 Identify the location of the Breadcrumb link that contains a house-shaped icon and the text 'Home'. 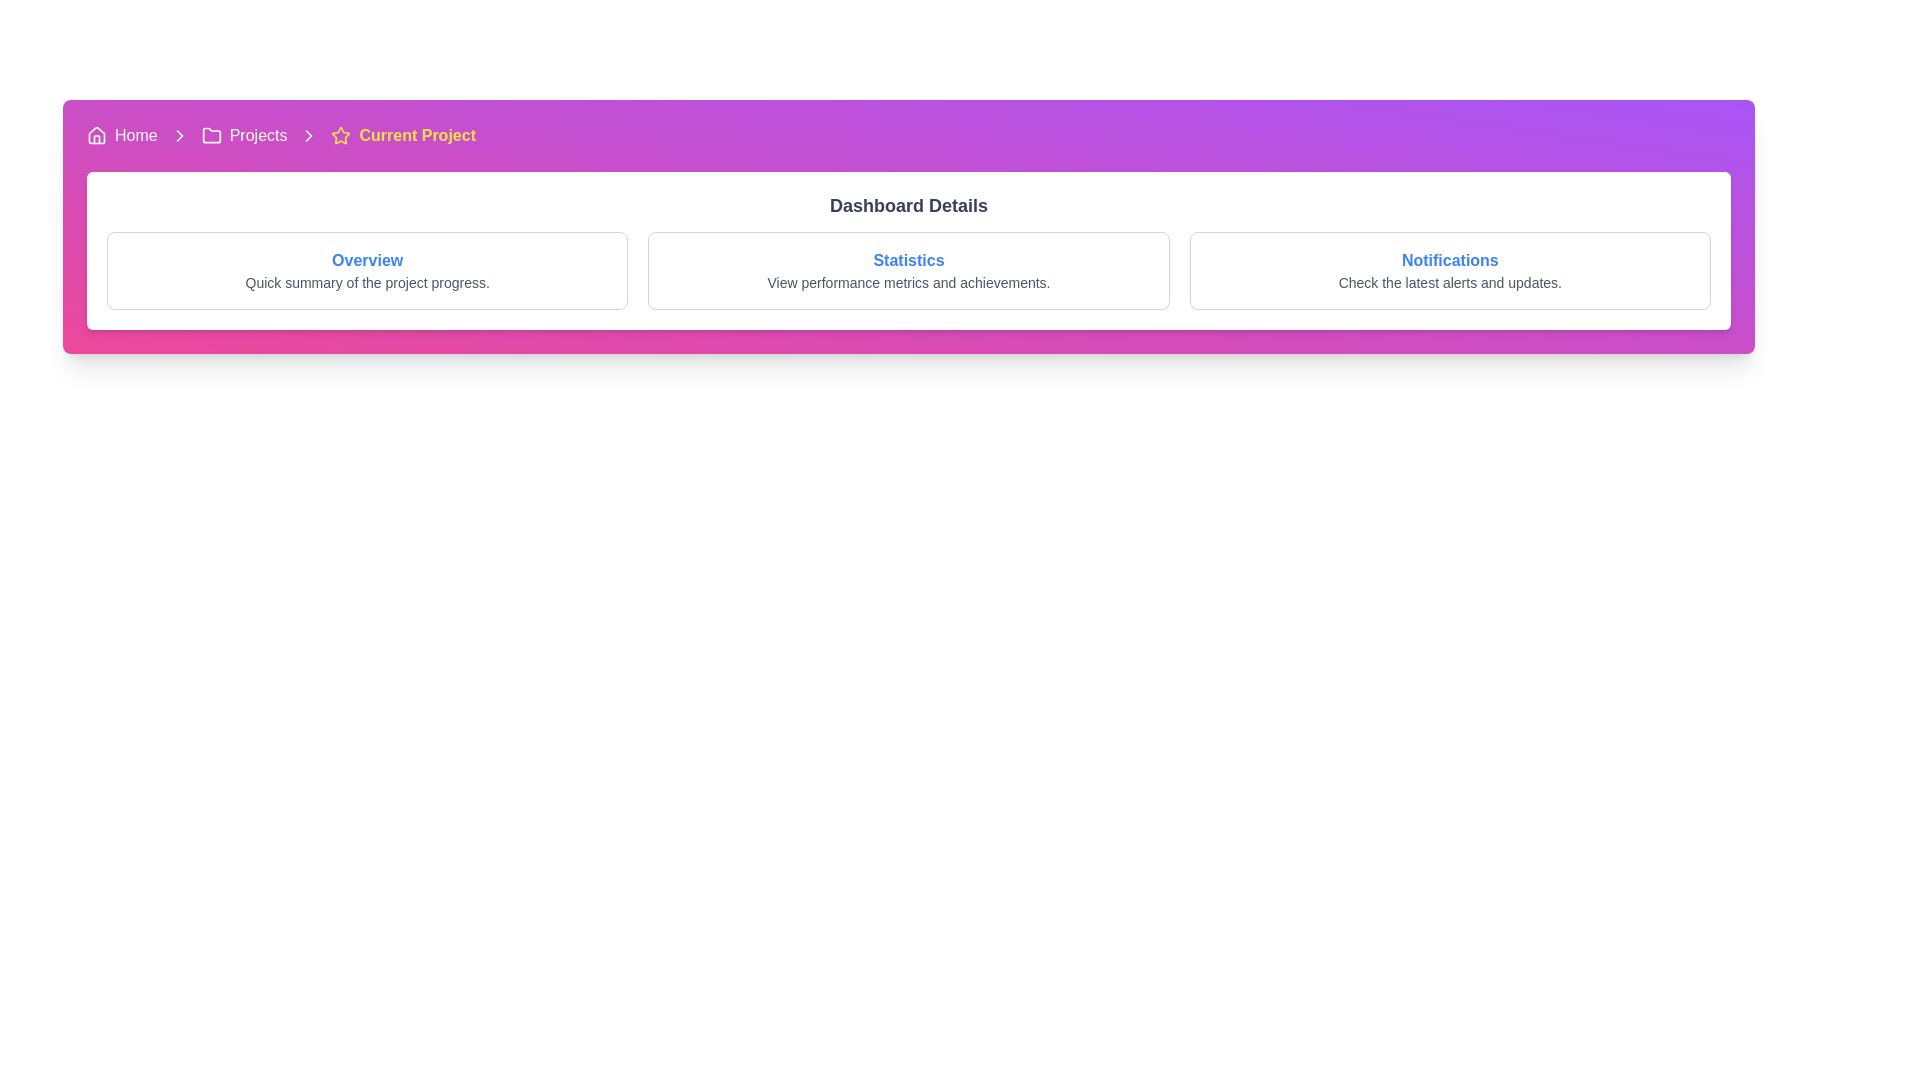
(121, 135).